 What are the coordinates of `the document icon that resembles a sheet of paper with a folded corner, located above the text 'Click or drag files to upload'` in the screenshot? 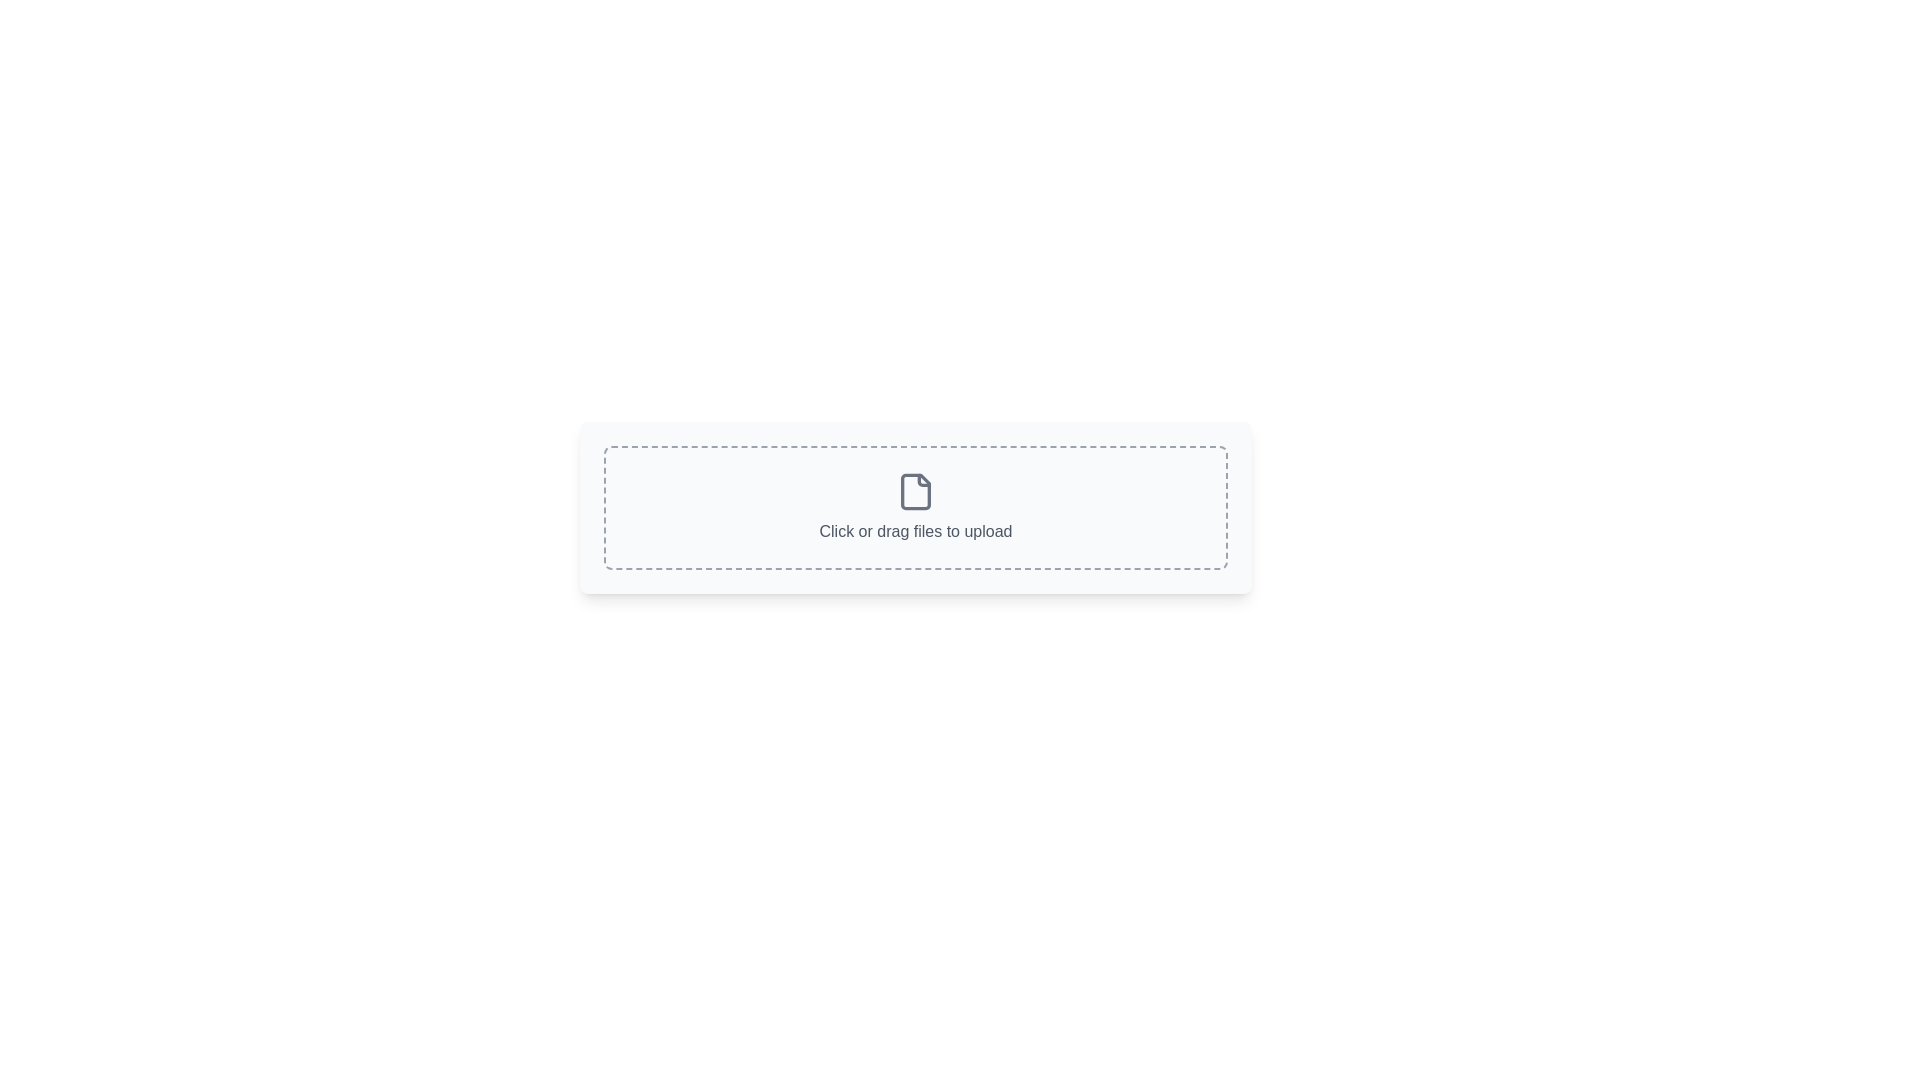 It's located at (915, 492).